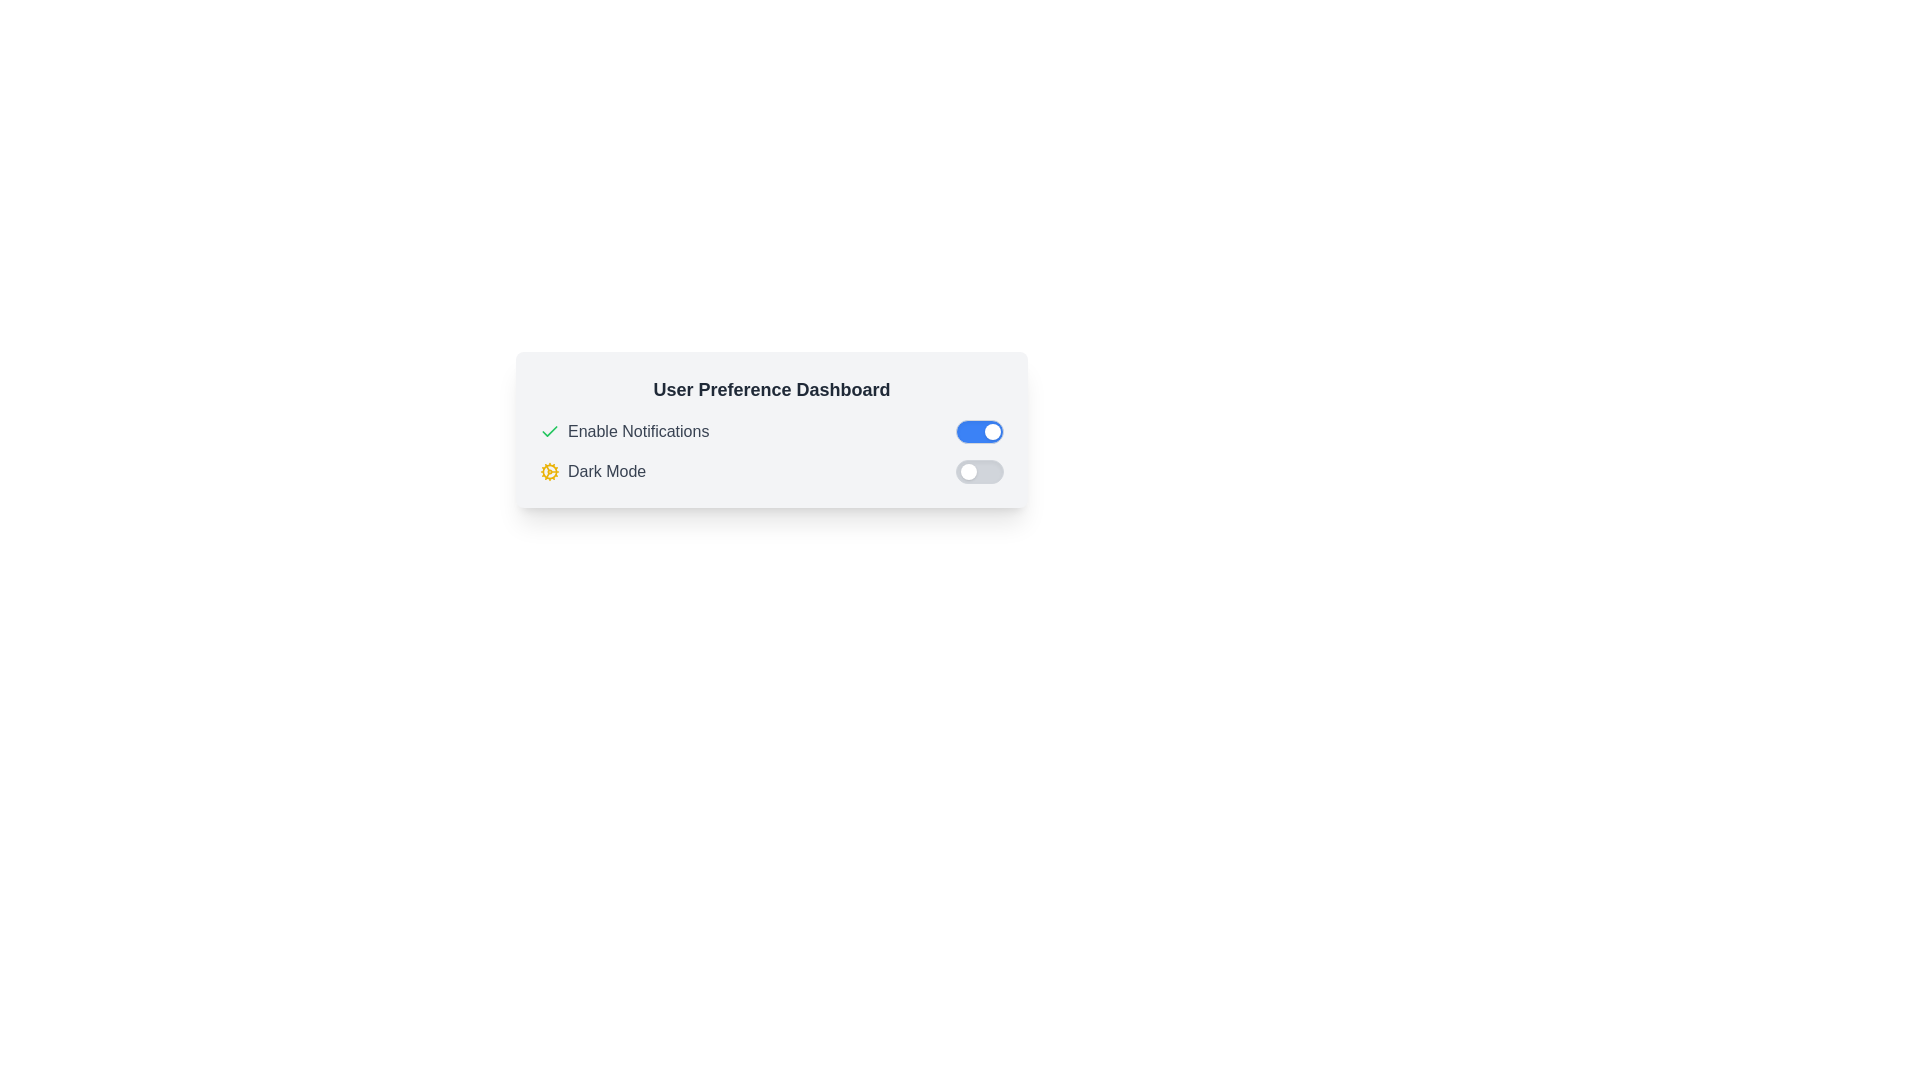 This screenshot has height=1080, width=1920. I want to click on the toggle switch that enables or disables notifications, located to the far right of the 'Enable Notifications' label in the user preference settings, so click(979, 431).